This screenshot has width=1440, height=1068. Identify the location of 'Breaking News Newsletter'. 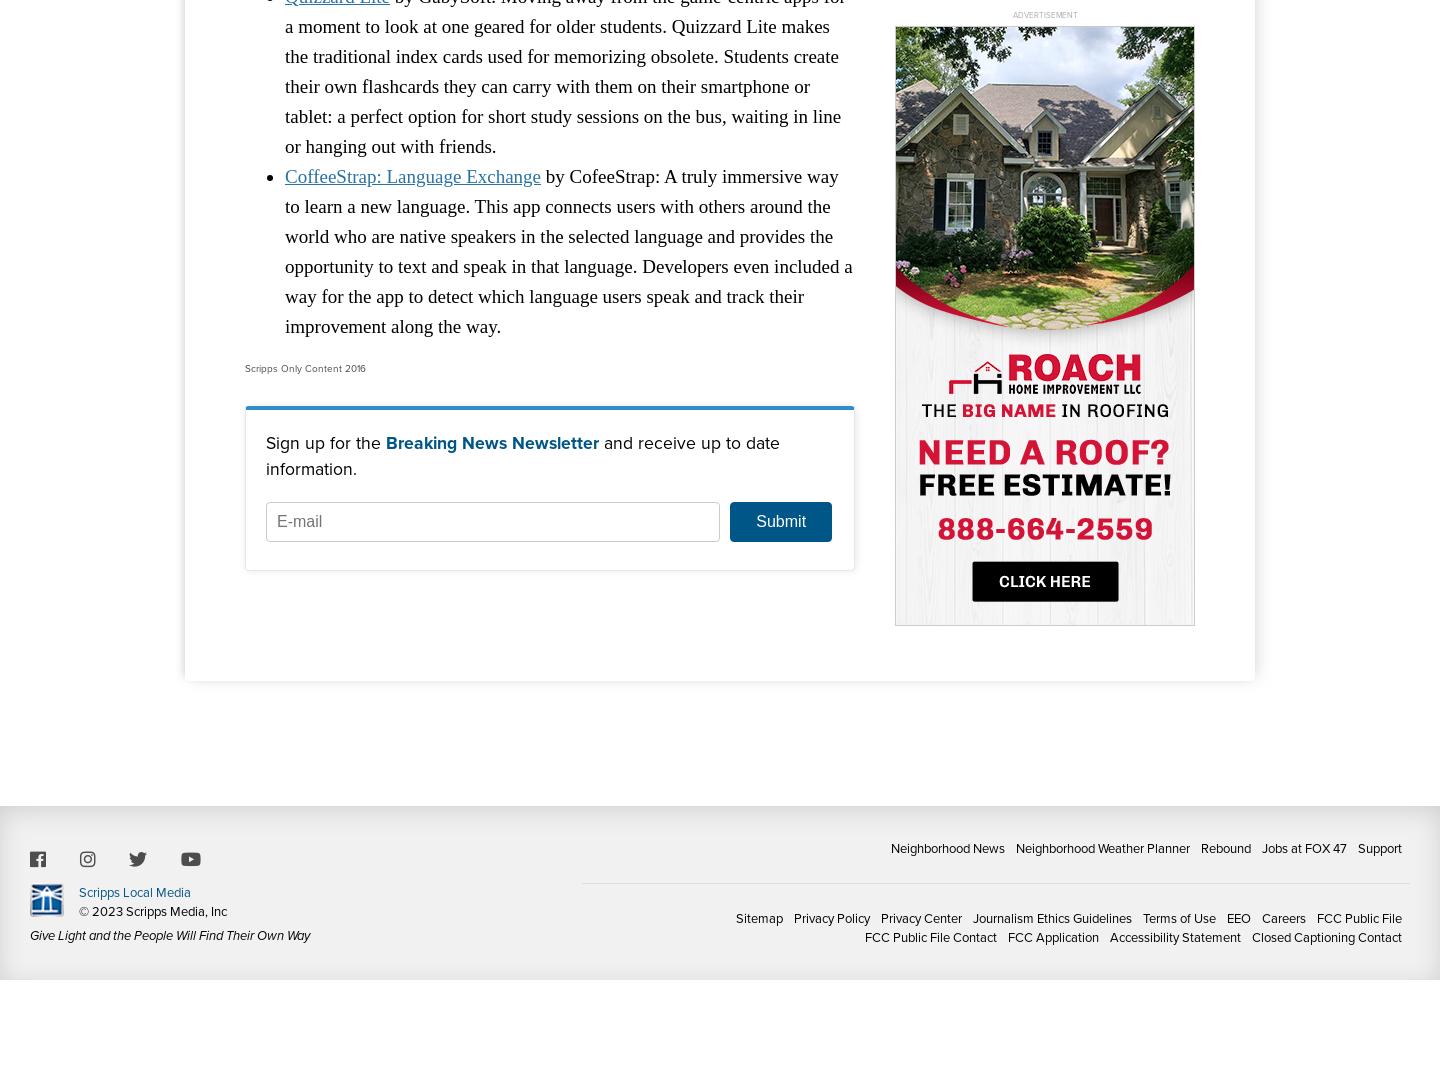
(385, 442).